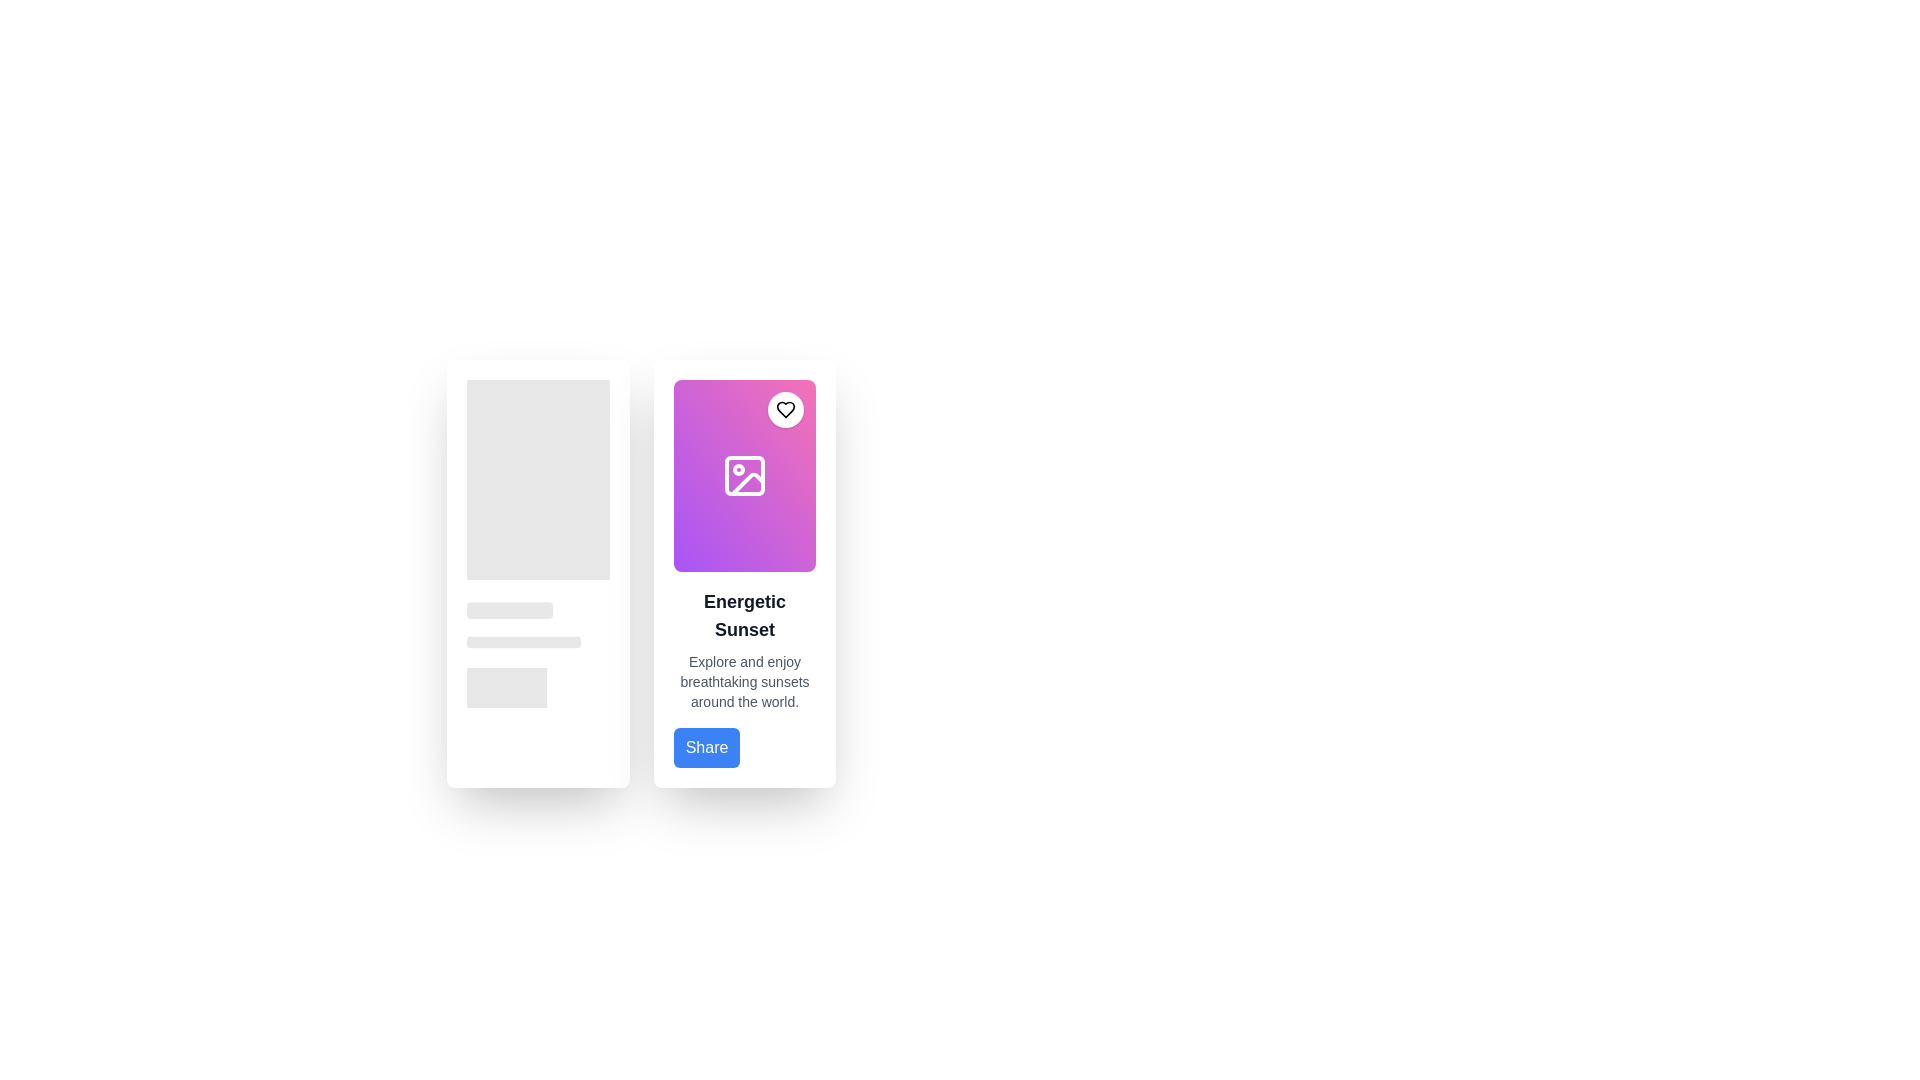 This screenshot has height=1080, width=1920. Describe the element at coordinates (785, 408) in the screenshot. I see `the circular interactive button with a heart icon located in the top-right corner of the purple section of the 'Energetic Sunset' card` at that location.